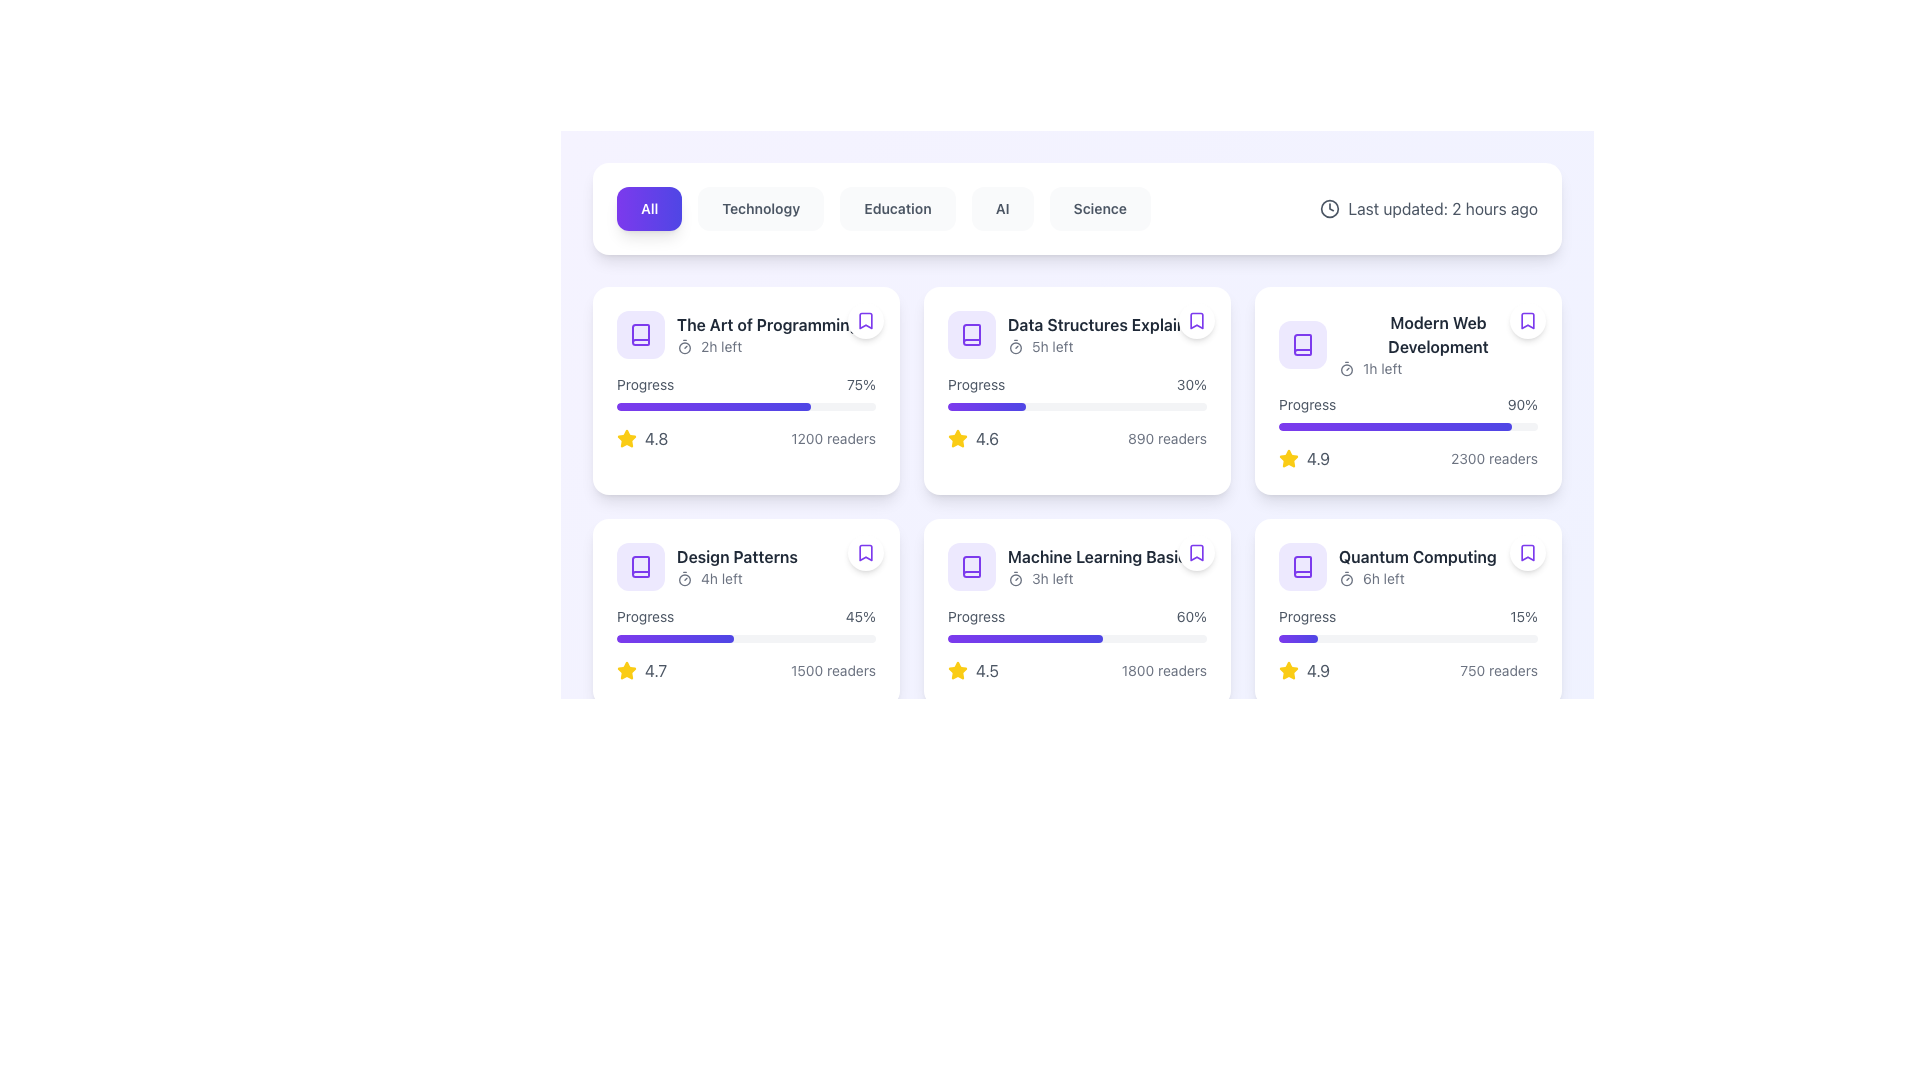  I want to click on the text element displaying '4.9', which is styled in gray and positioned next to a star icon in the bottom-right corner of the card layout, so click(1318, 459).